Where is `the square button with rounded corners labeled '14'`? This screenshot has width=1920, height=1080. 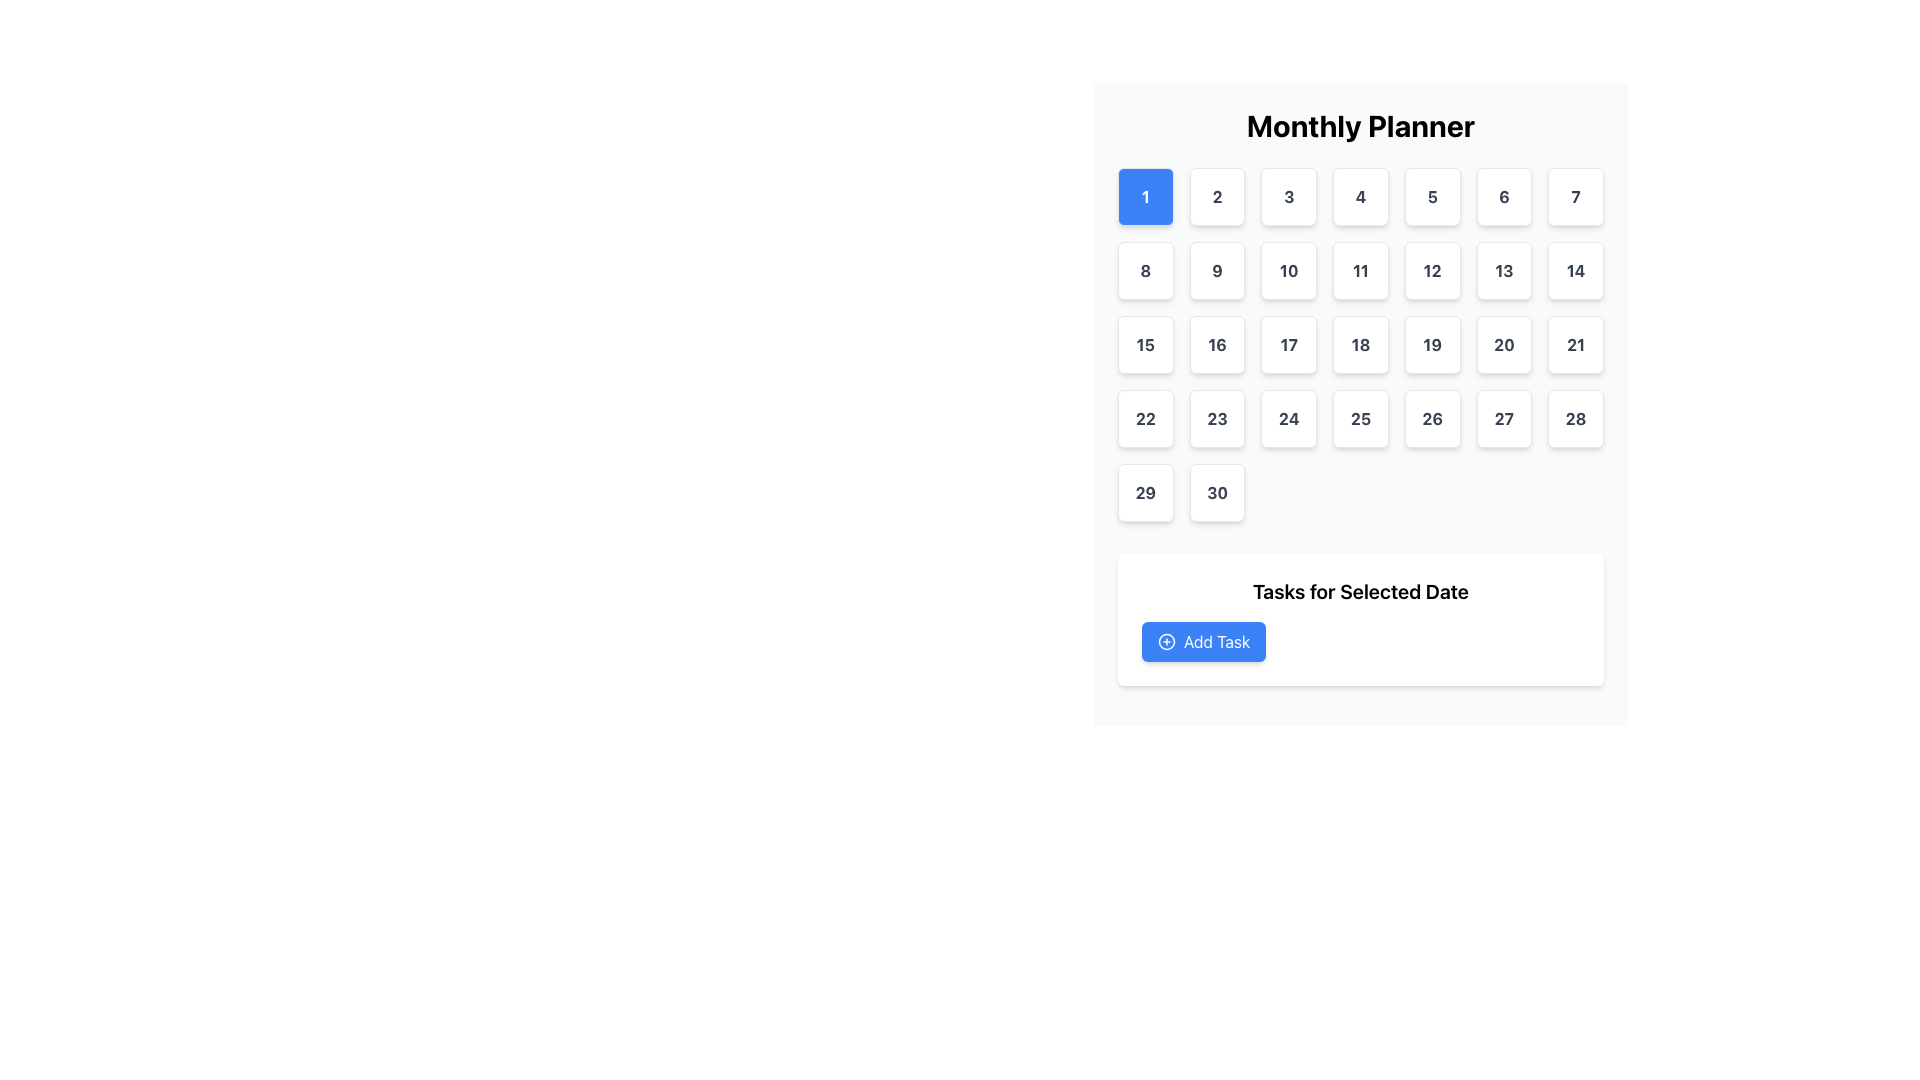
the square button with rounded corners labeled '14' is located at coordinates (1575, 270).